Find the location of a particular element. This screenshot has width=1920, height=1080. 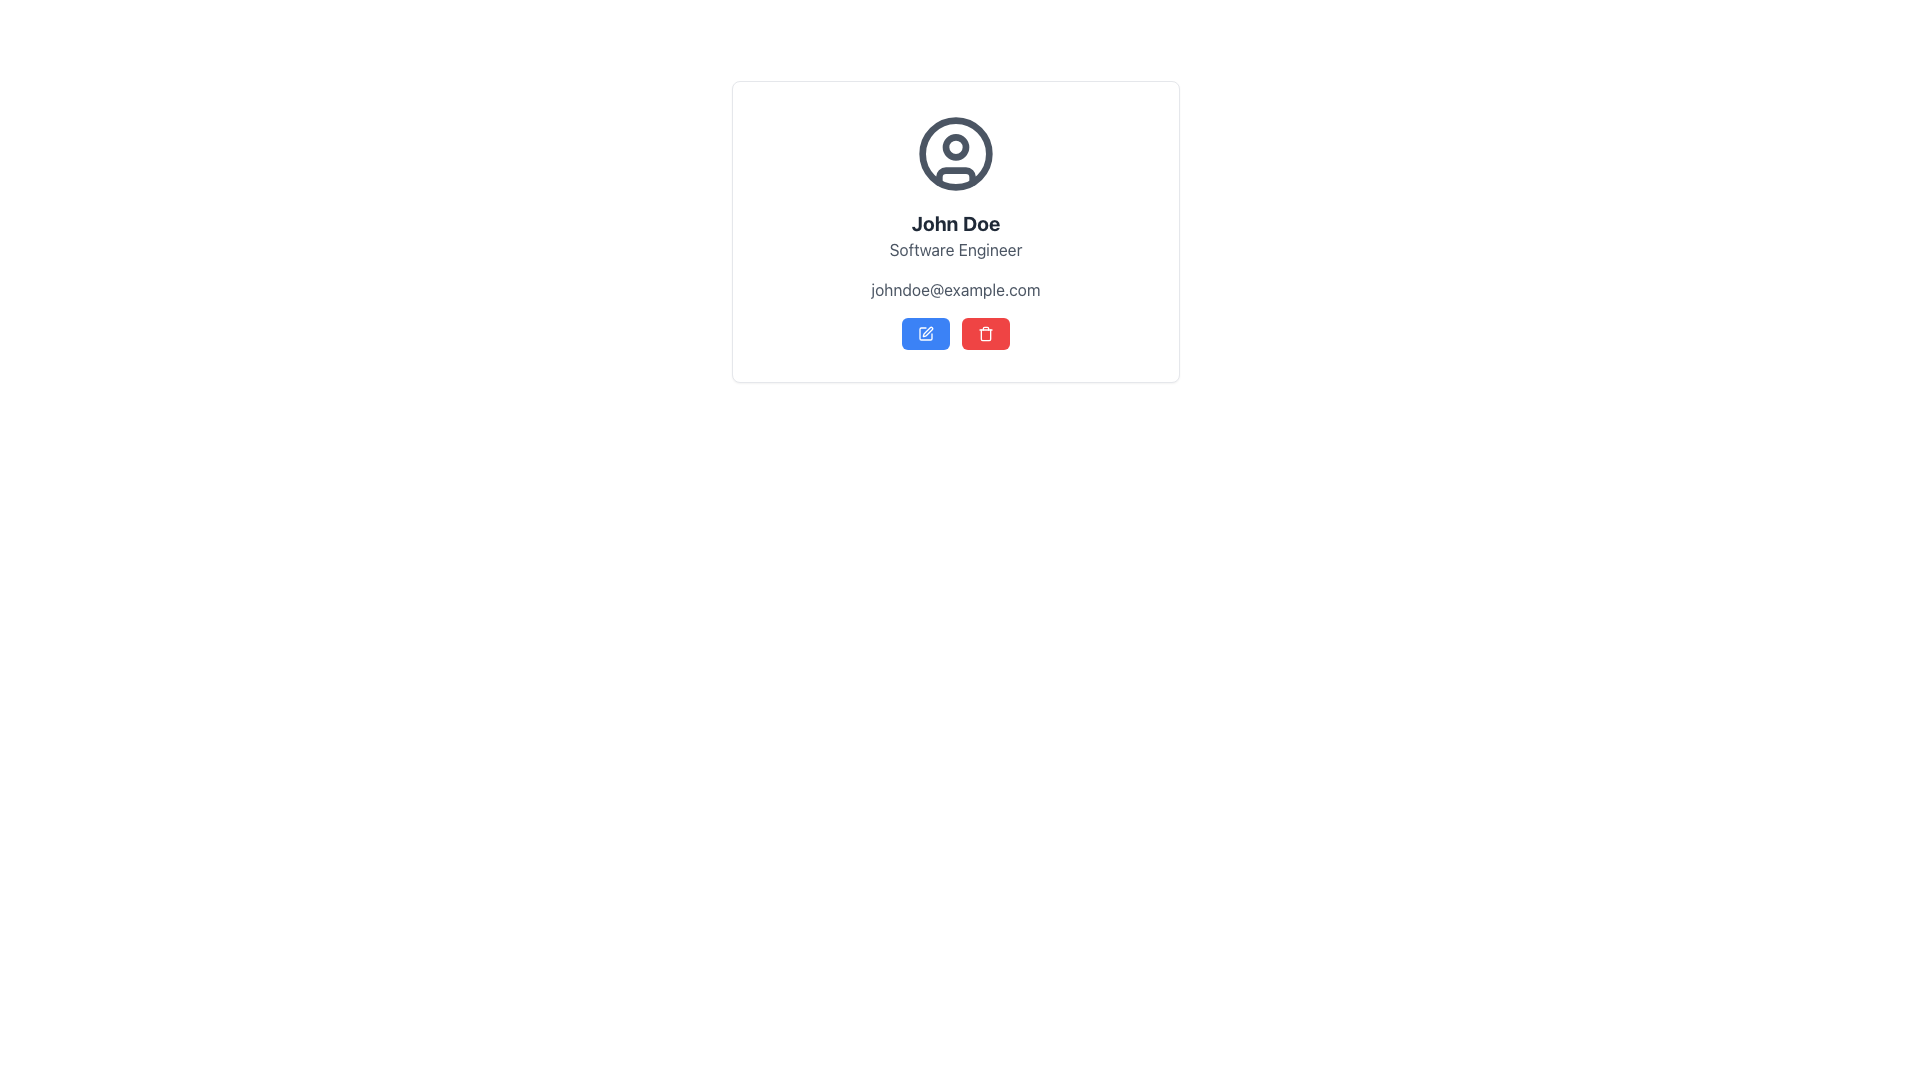

the blue button with rounded corners that has a white outline of a pen icon in the center is located at coordinates (925, 333).